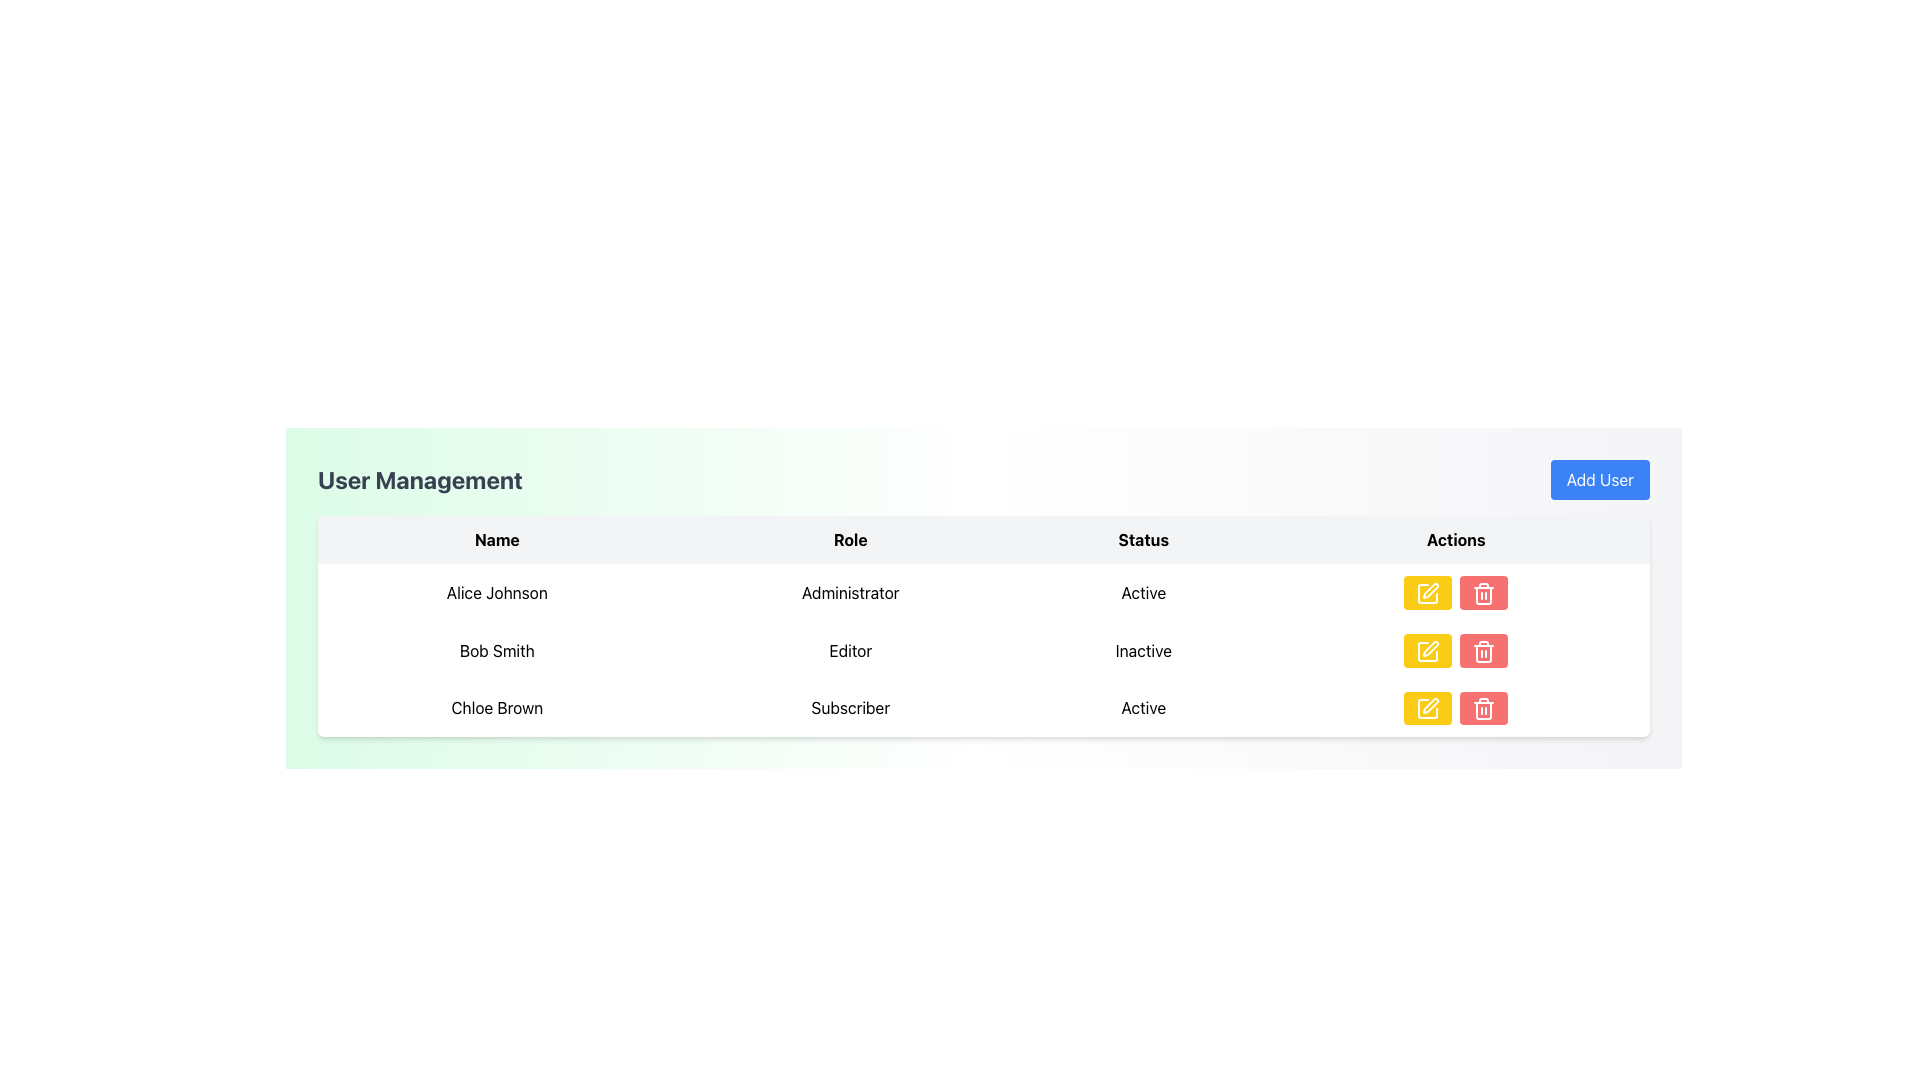 The width and height of the screenshot is (1920, 1080). Describe the element at coordinates (1427, 592) in the screenshot. I see `the pencil icon in the 'Actions' column of the first row associated with user 'Alice Johnson'` at that location.